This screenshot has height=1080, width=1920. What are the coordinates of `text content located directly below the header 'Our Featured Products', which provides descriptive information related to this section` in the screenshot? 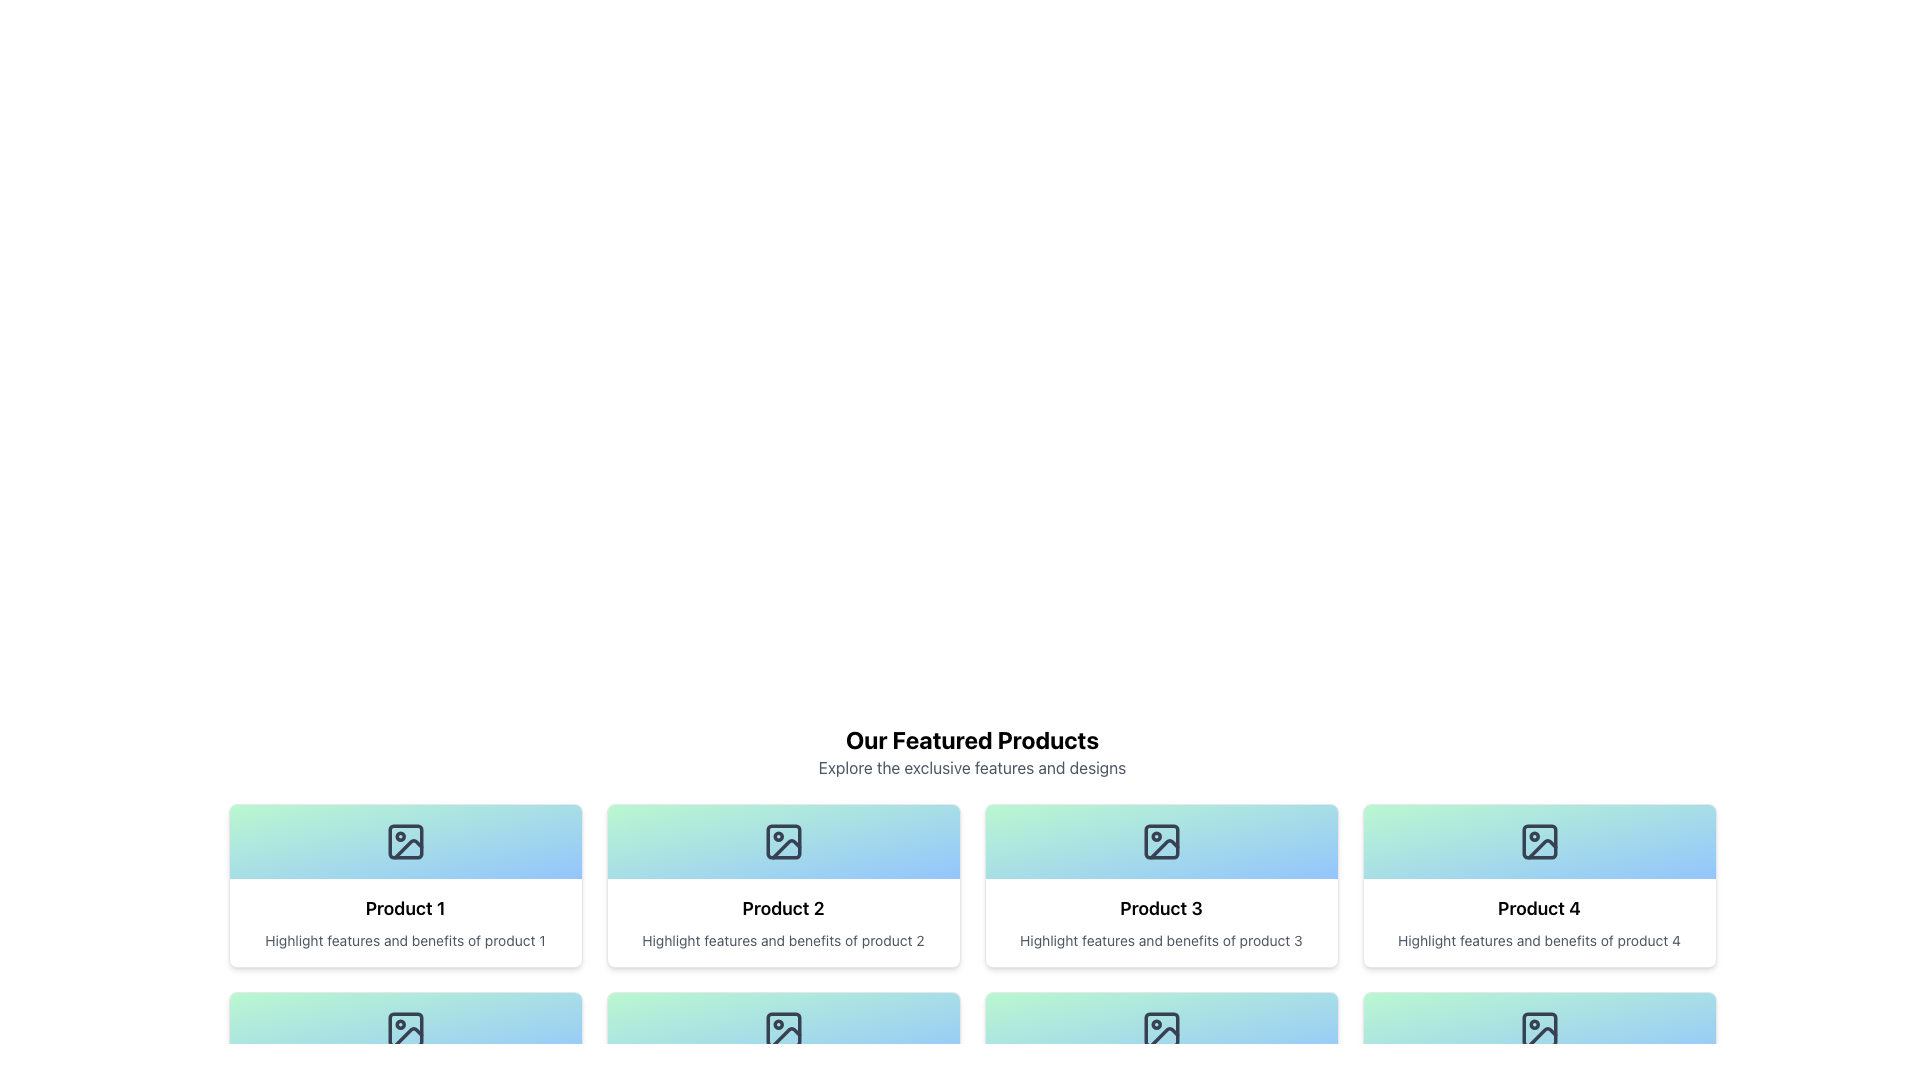 It's located at (972, 766).